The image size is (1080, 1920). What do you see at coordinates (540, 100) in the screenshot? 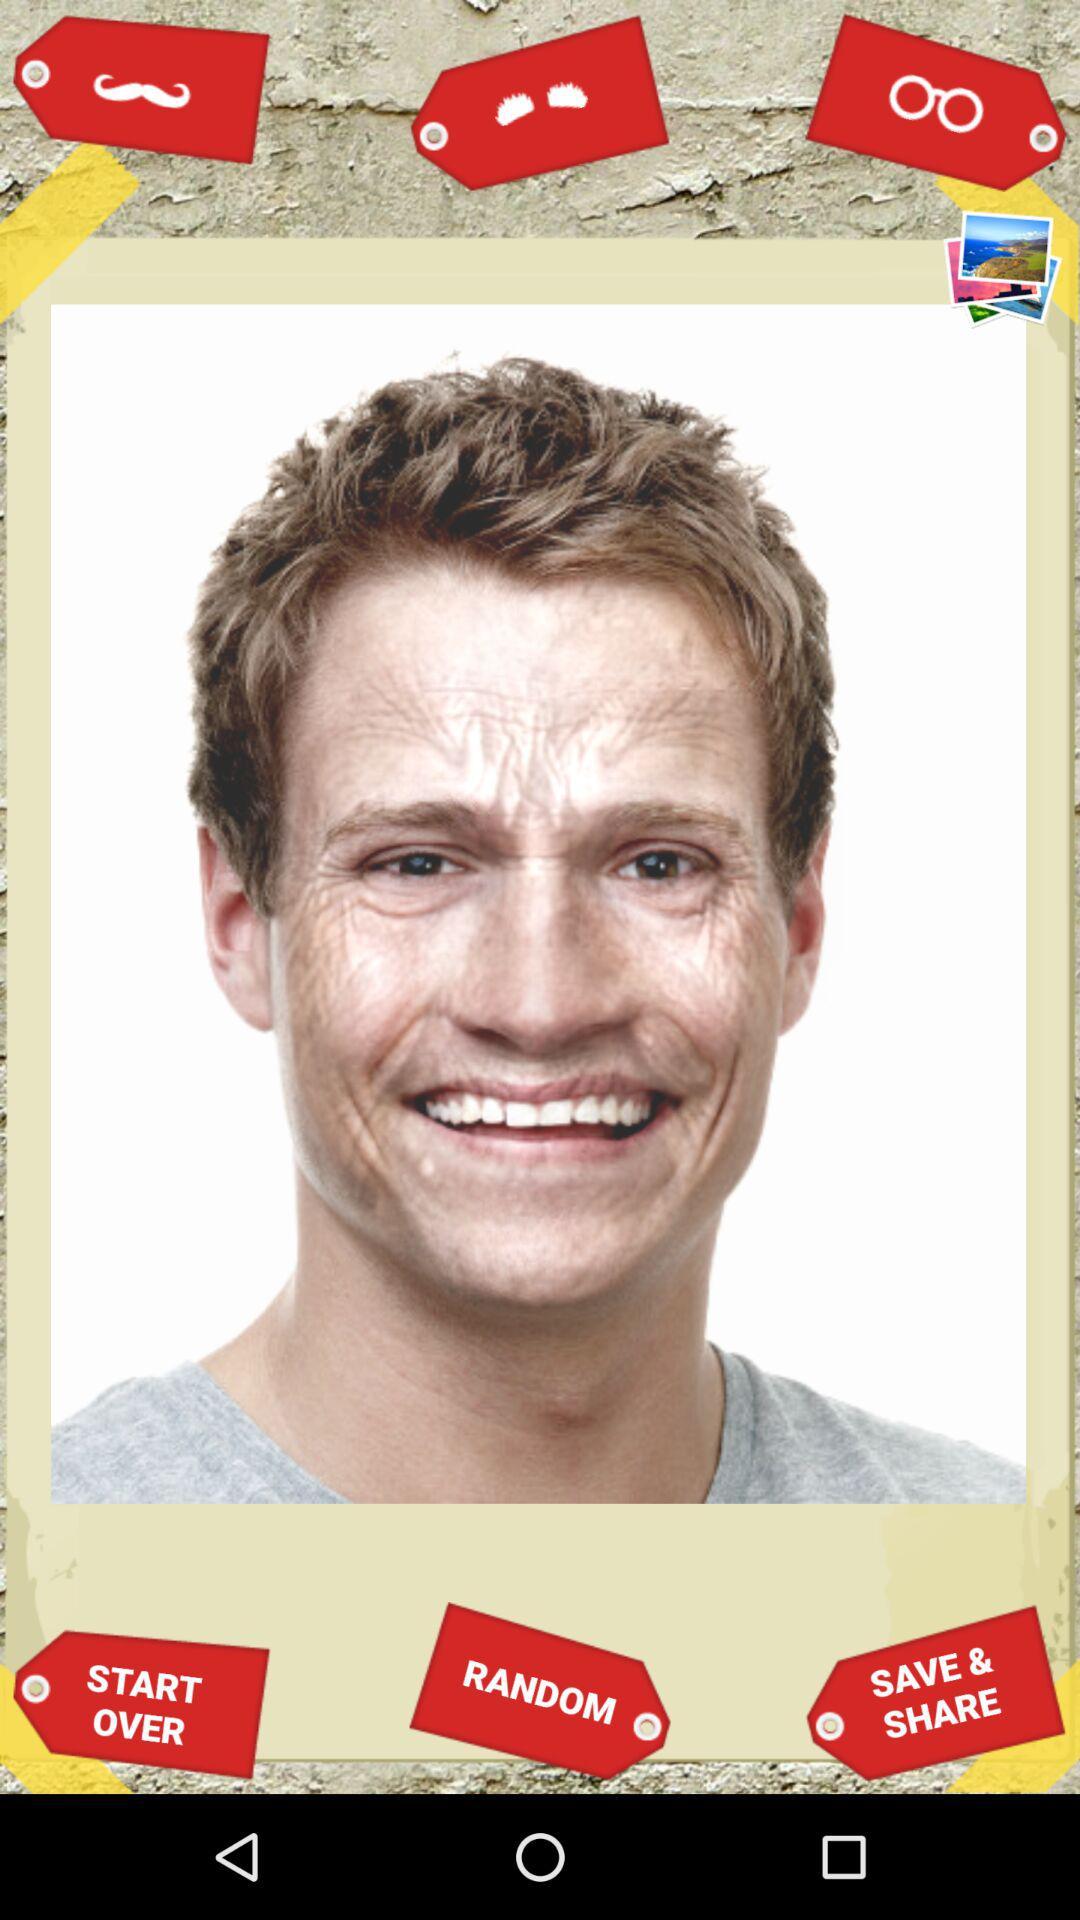
I see `the icon at the top` at bounding box center [540, 100].